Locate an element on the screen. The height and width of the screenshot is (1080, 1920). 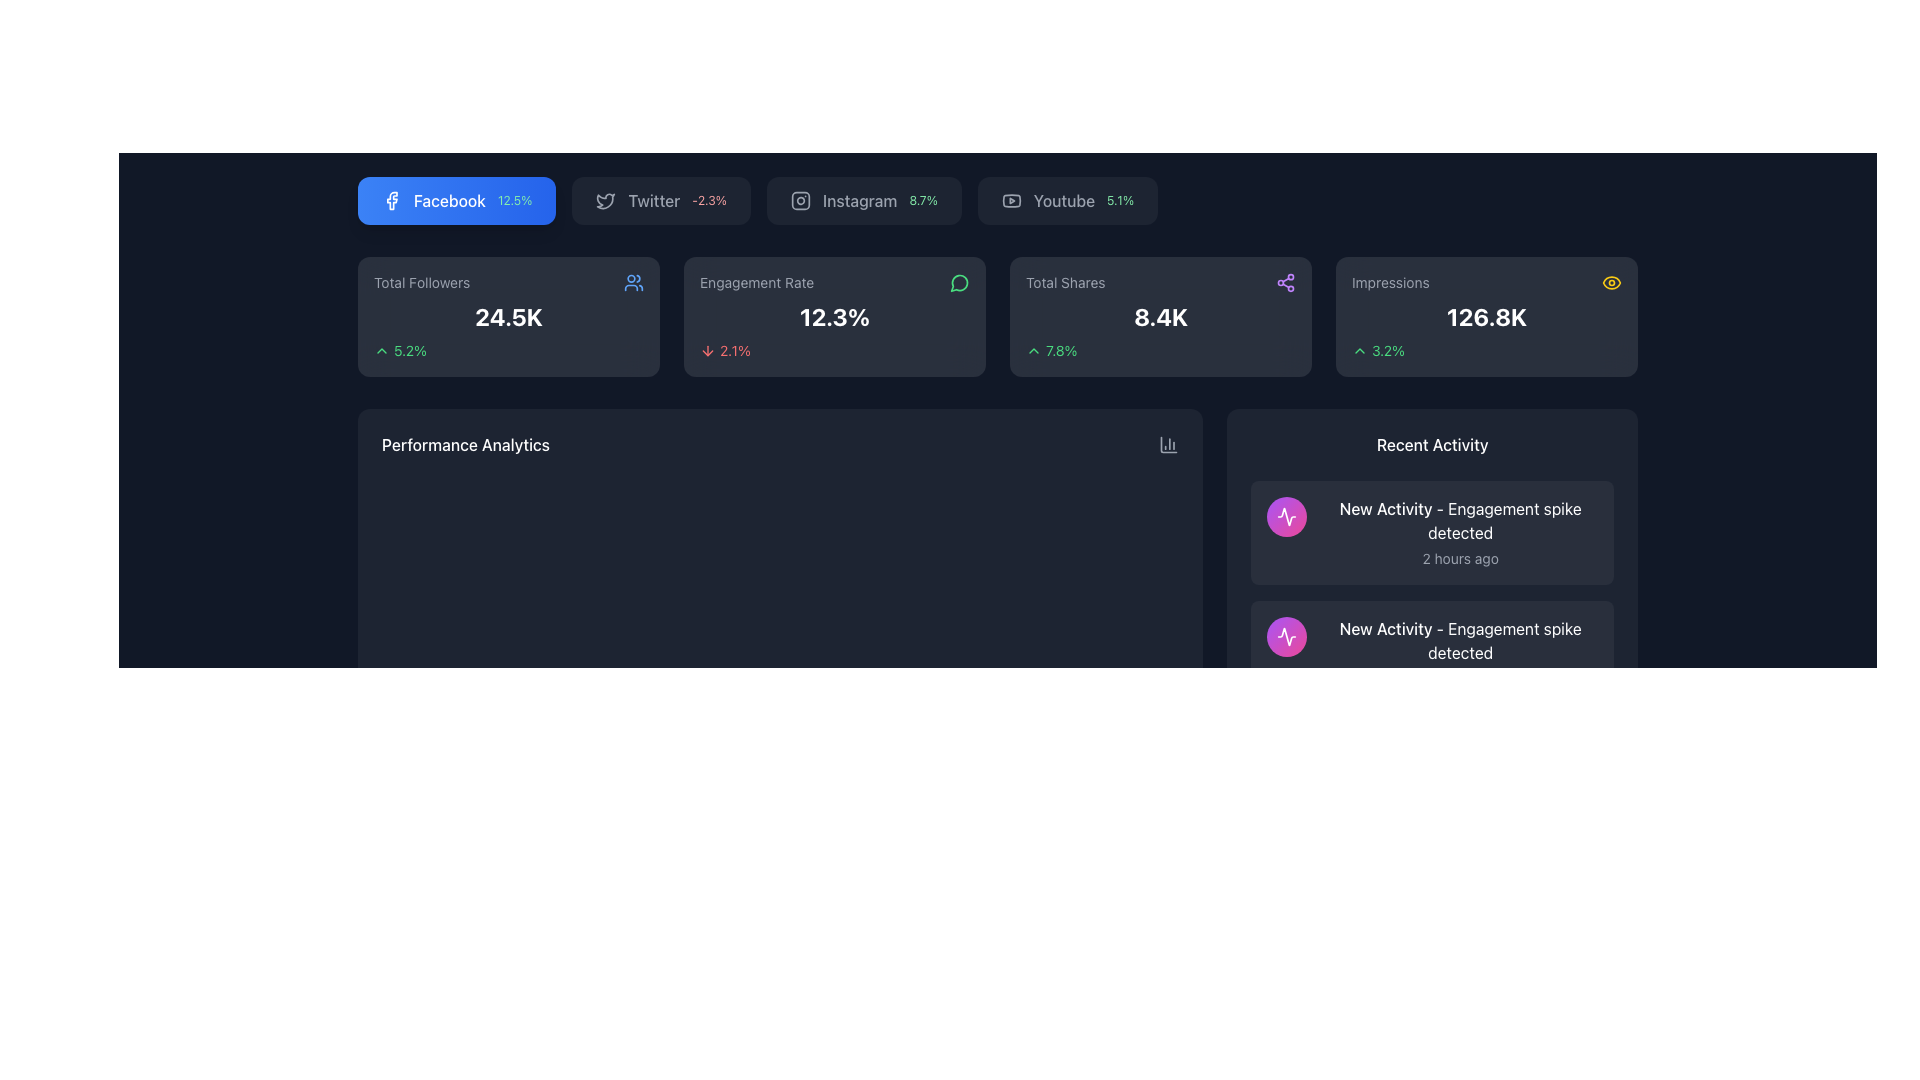
the activity icon in the 'Recent Activity' panel is located at coordinates (1287, 636).